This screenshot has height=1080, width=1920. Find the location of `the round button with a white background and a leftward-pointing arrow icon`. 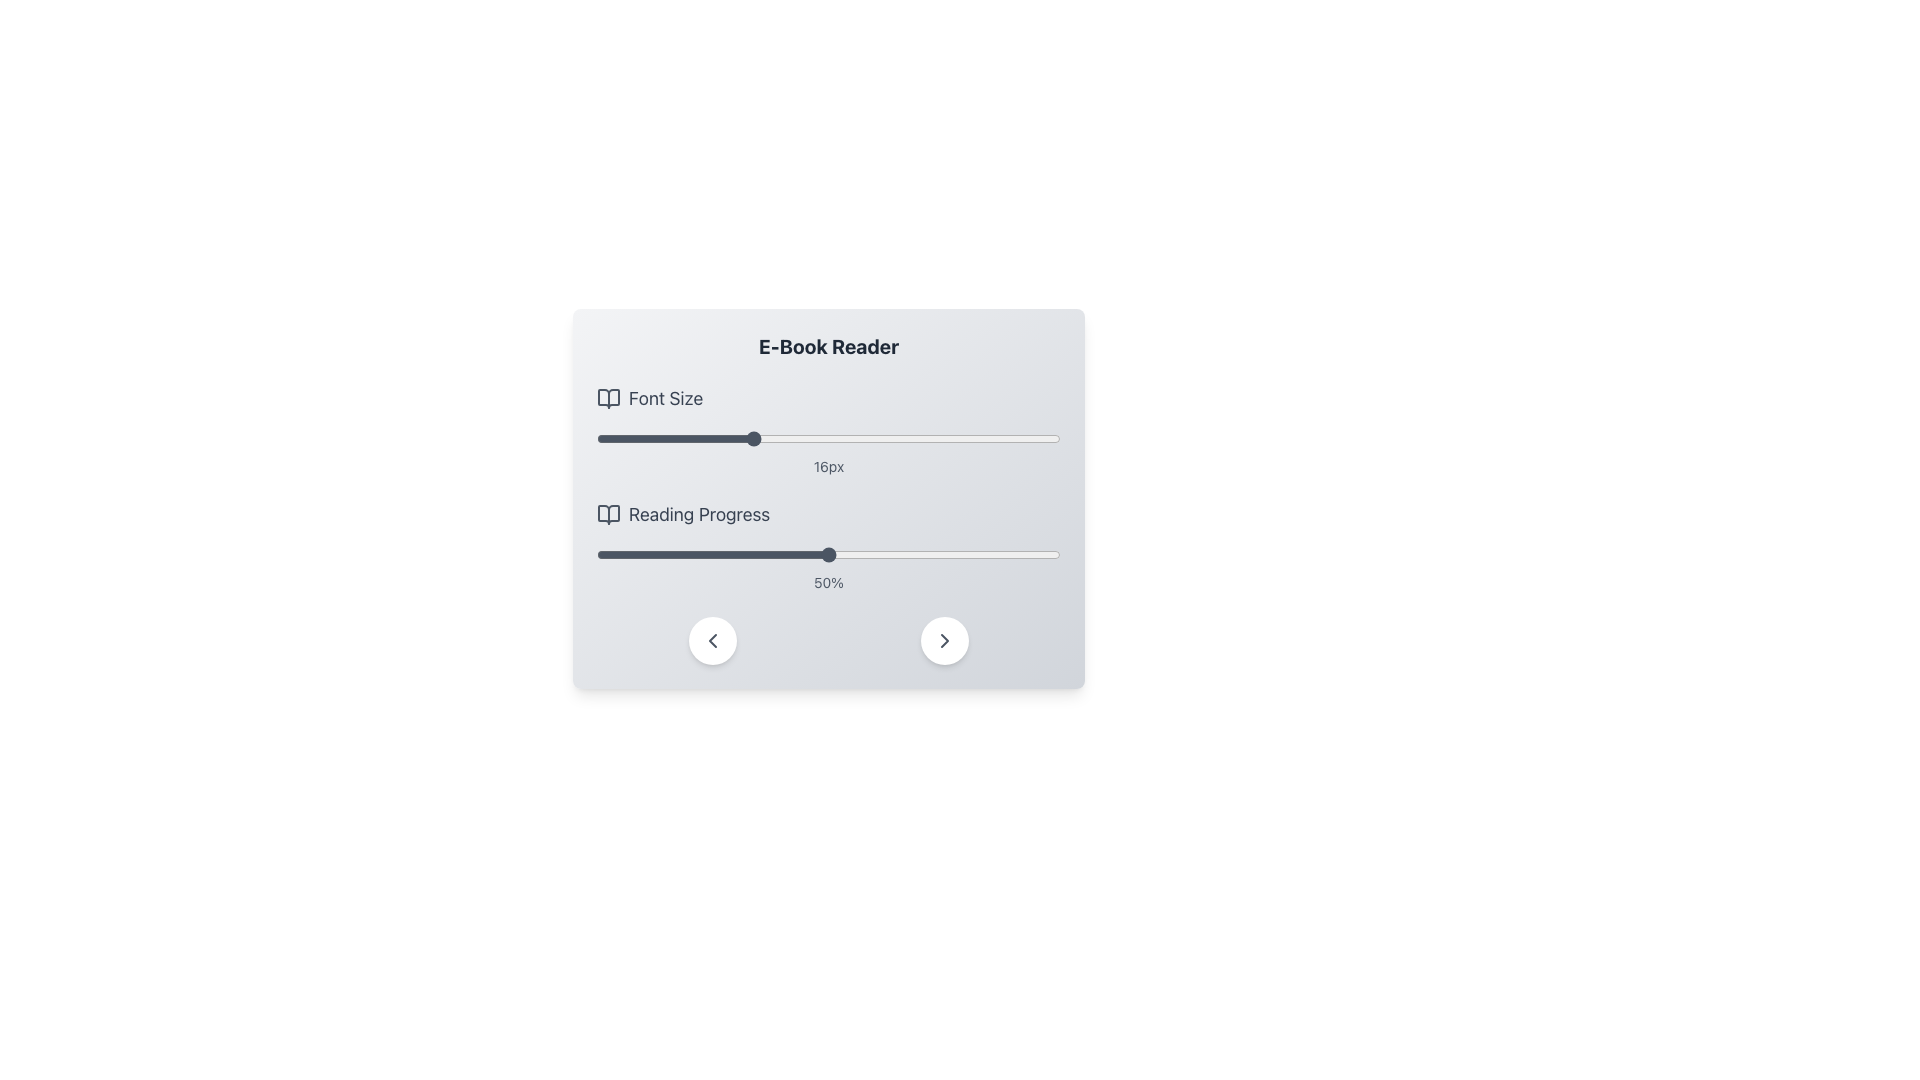

the round button with a white background and a leftward-pointing arrow icon is located at coordinates (713, 640).